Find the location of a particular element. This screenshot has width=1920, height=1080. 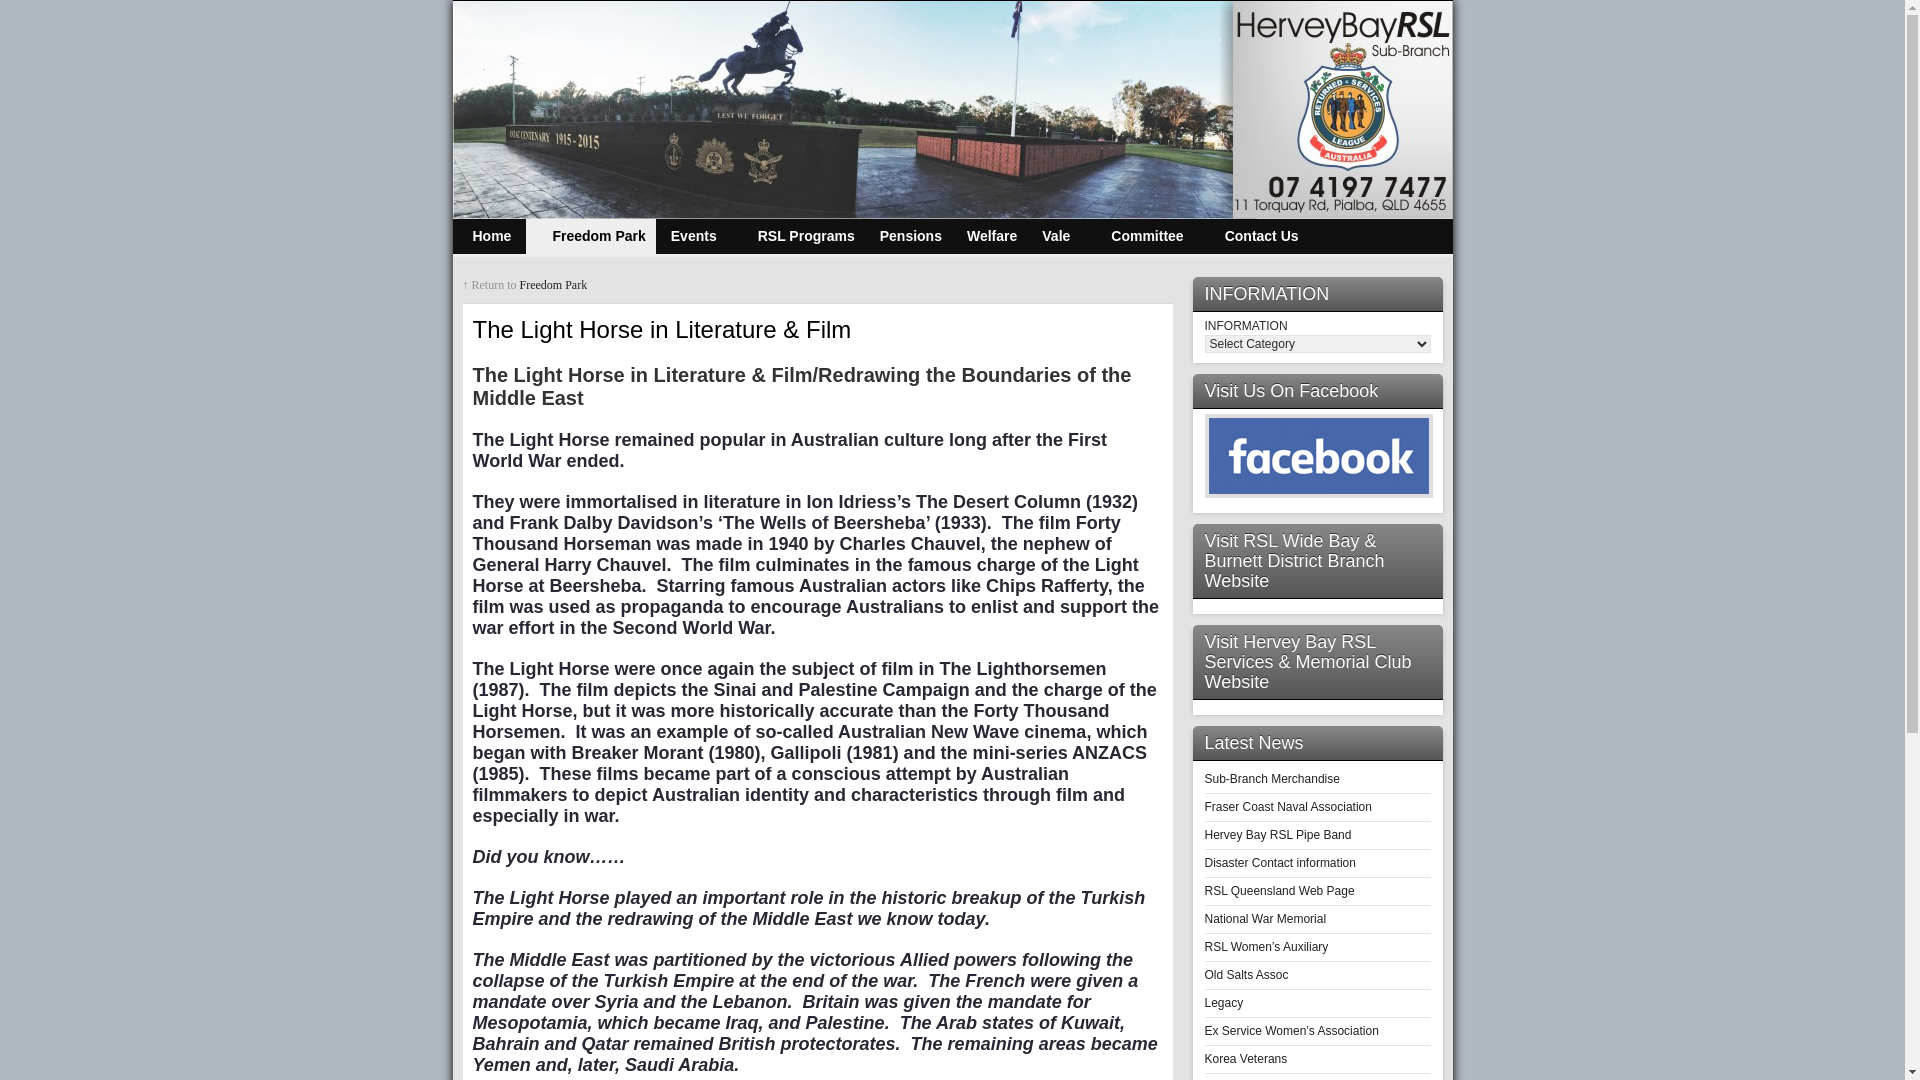

'Welfare' is located at coordinates (992, 235).